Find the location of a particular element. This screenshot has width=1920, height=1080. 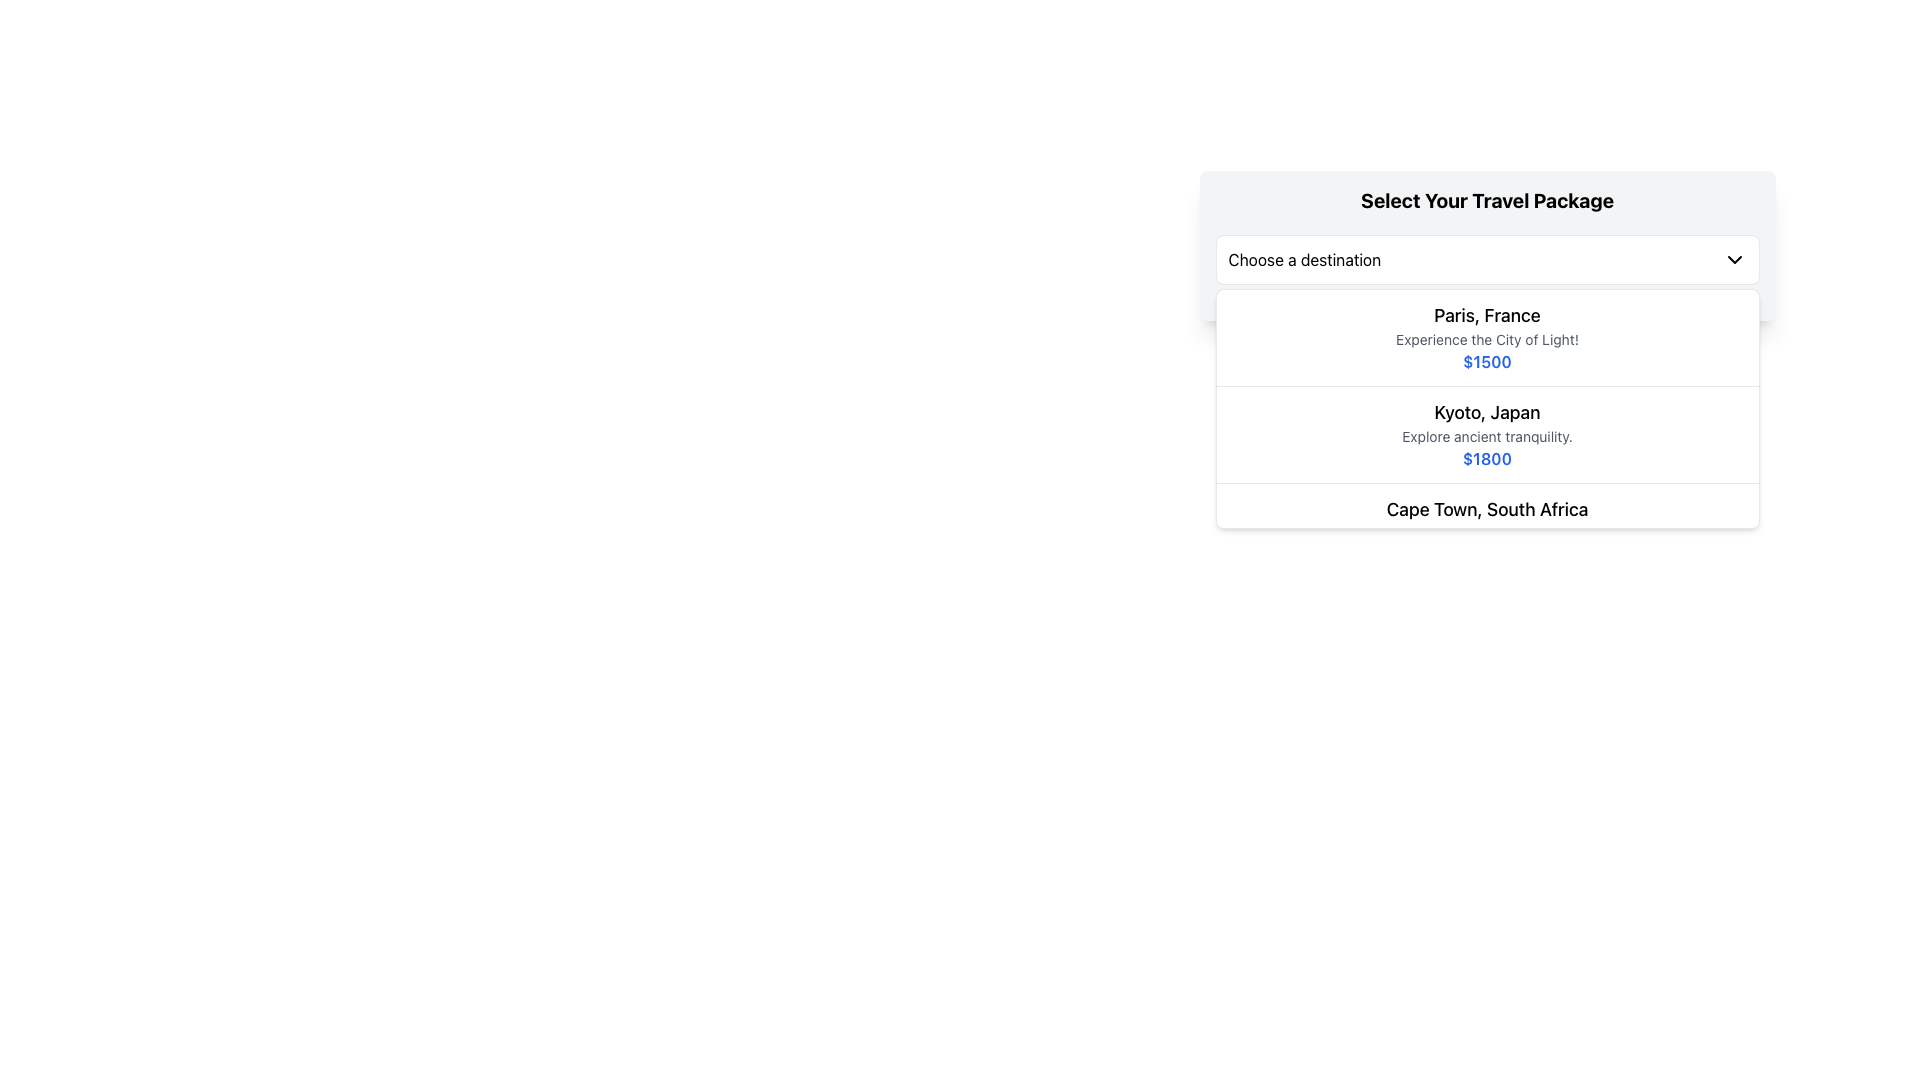

the Dropdown Menu located below the title 'Select Your Travel Package' is located at coordinates (1487, 258).